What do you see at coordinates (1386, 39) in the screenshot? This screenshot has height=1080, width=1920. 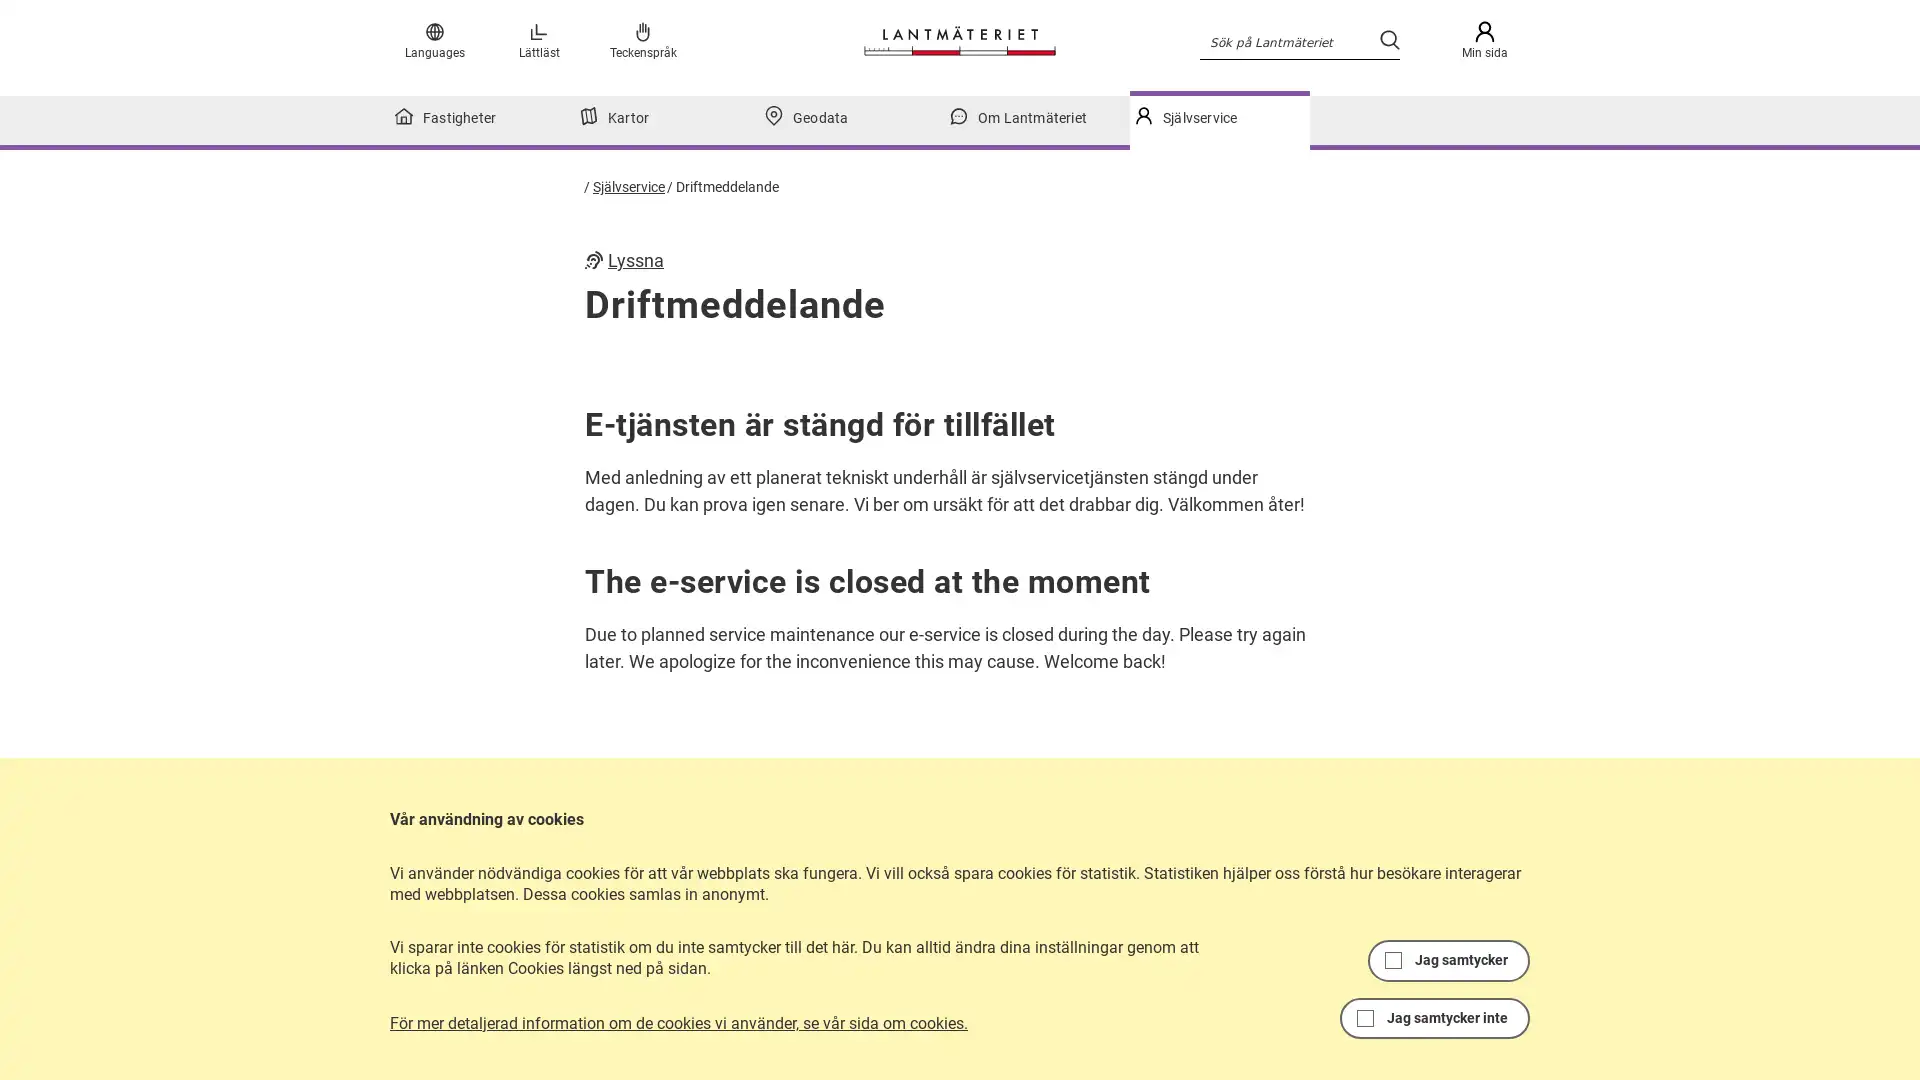 I see `Sok` at bounding box center [1386, 39].